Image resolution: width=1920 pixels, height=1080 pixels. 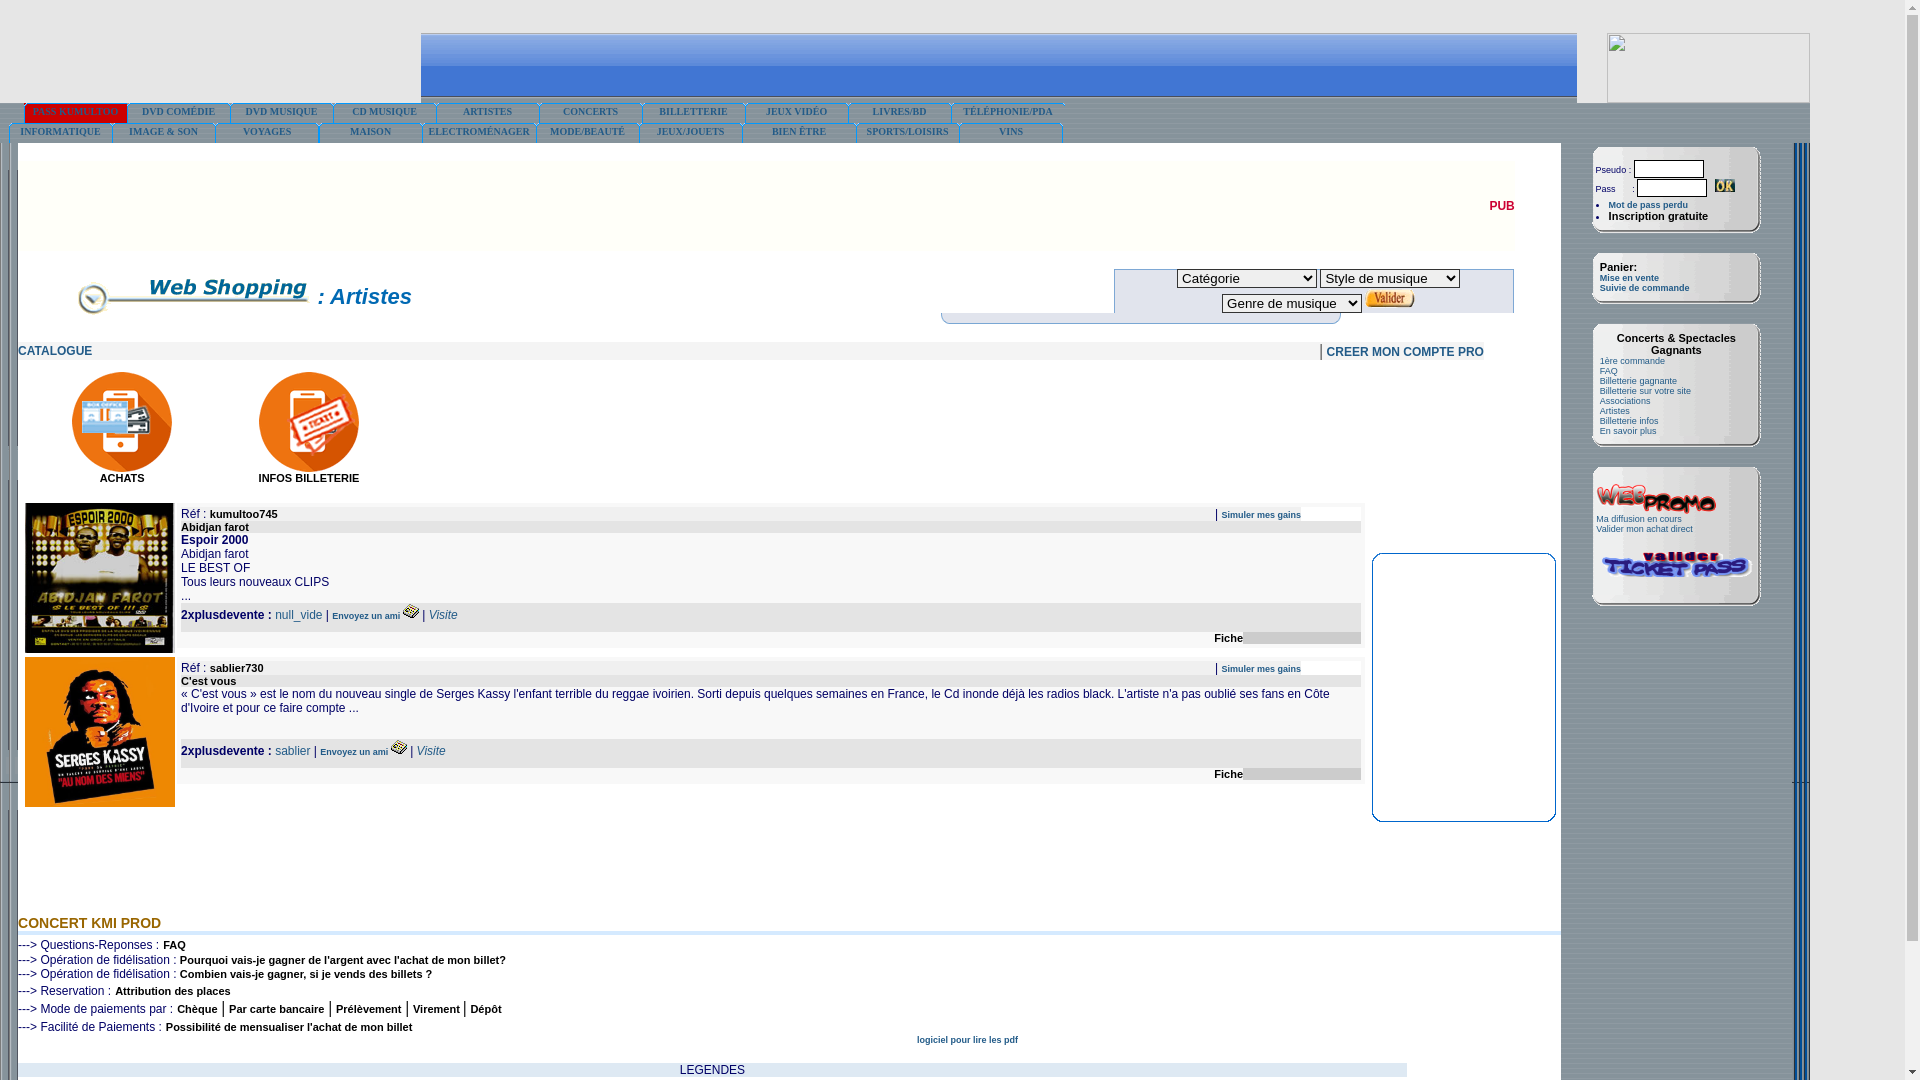 I want to click on 'Visite', so click(x=430, y=751).